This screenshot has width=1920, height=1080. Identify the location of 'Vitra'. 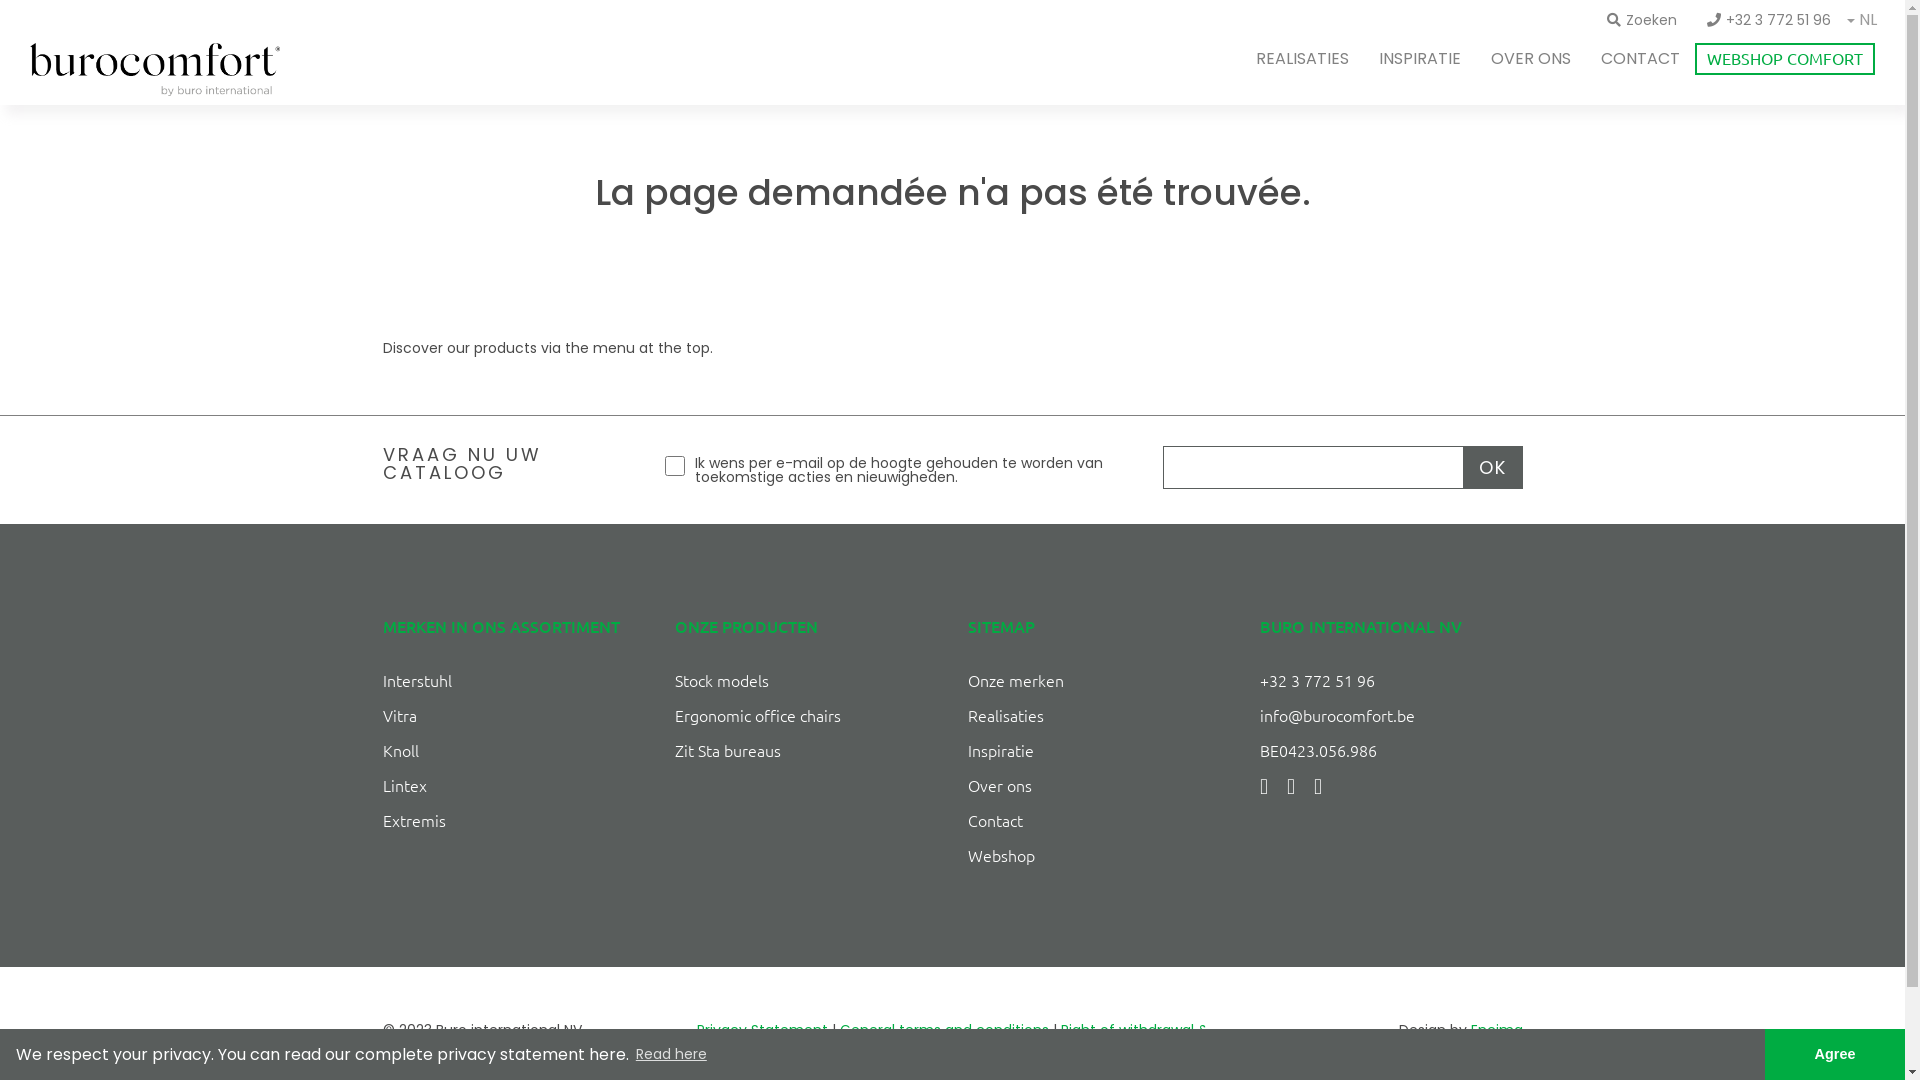
(398, 713).